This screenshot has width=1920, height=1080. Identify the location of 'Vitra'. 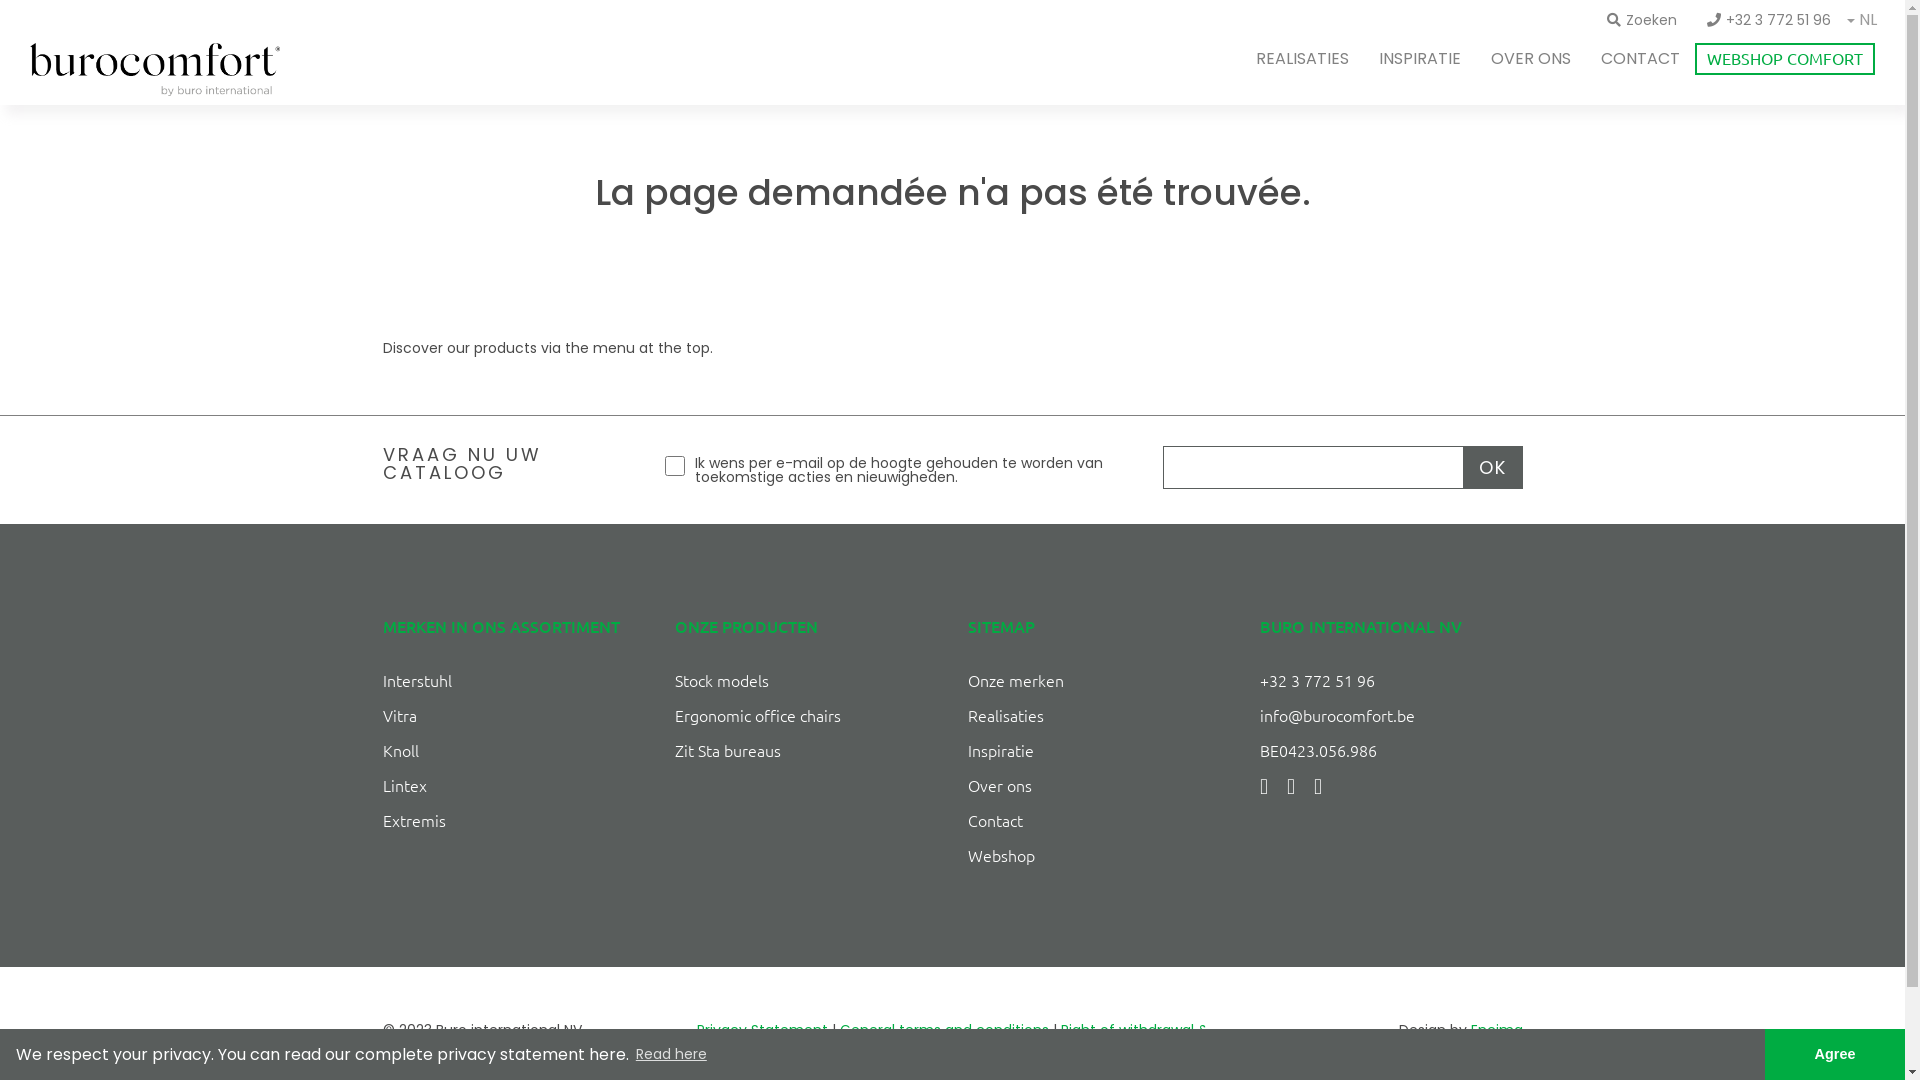
(398, 713).